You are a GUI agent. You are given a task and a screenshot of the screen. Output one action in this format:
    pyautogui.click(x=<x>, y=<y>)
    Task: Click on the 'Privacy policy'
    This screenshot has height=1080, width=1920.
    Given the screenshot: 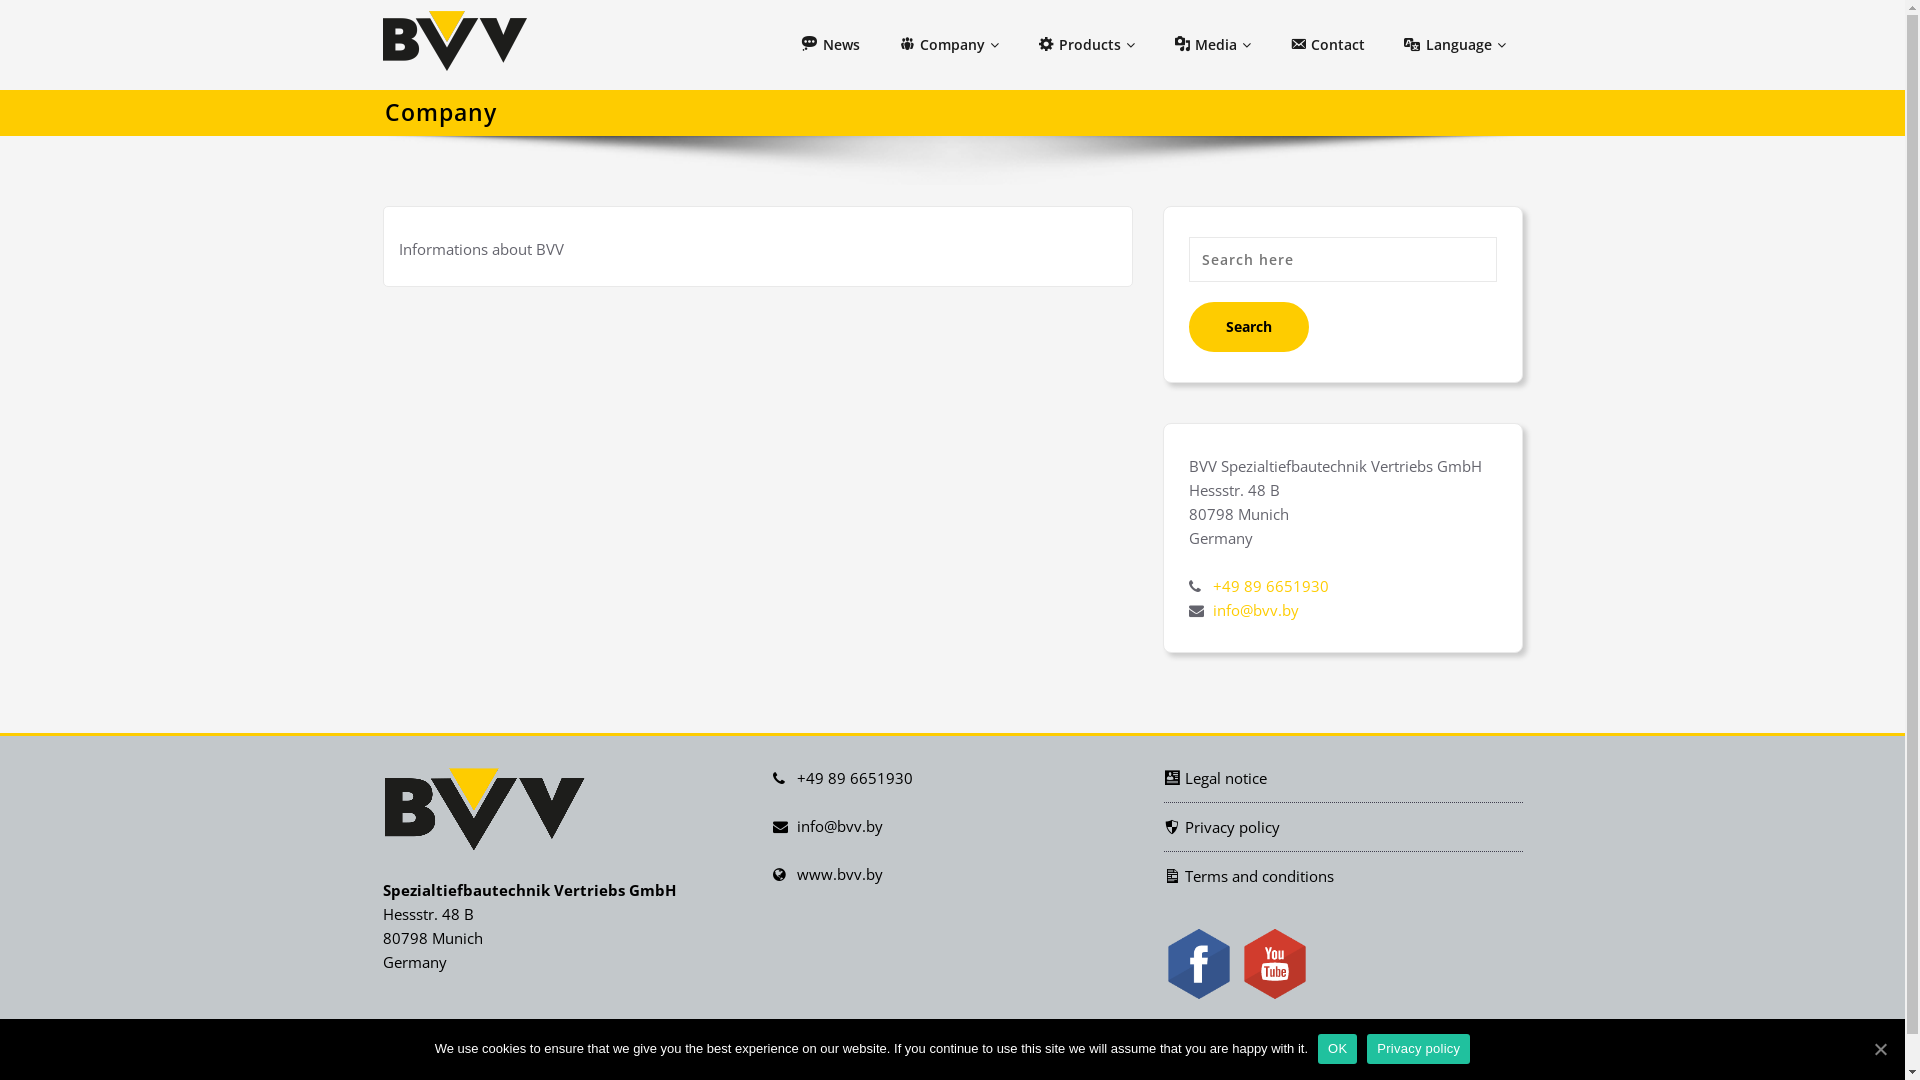 What is the action you would take?
    pyautogui.click(x=1219, y=826)
    